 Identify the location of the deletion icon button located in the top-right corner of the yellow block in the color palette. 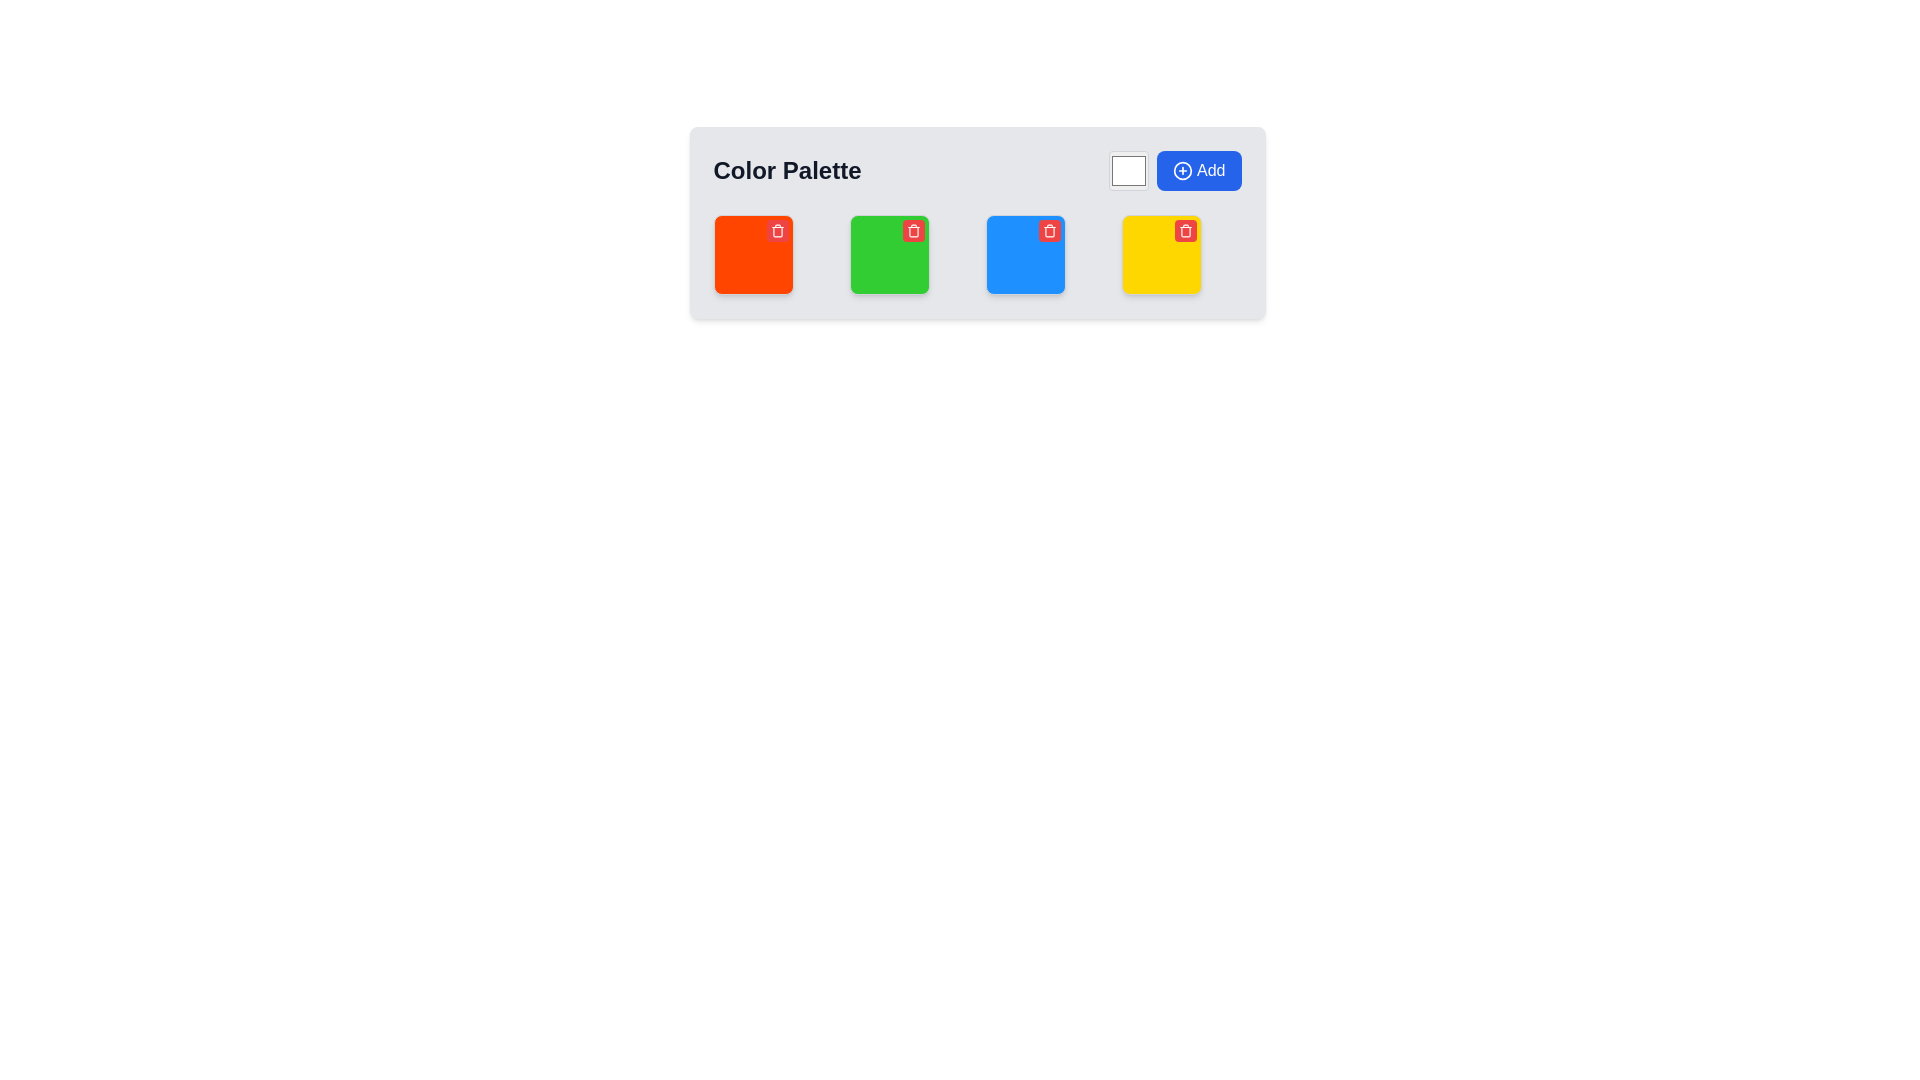
(1185, 230).